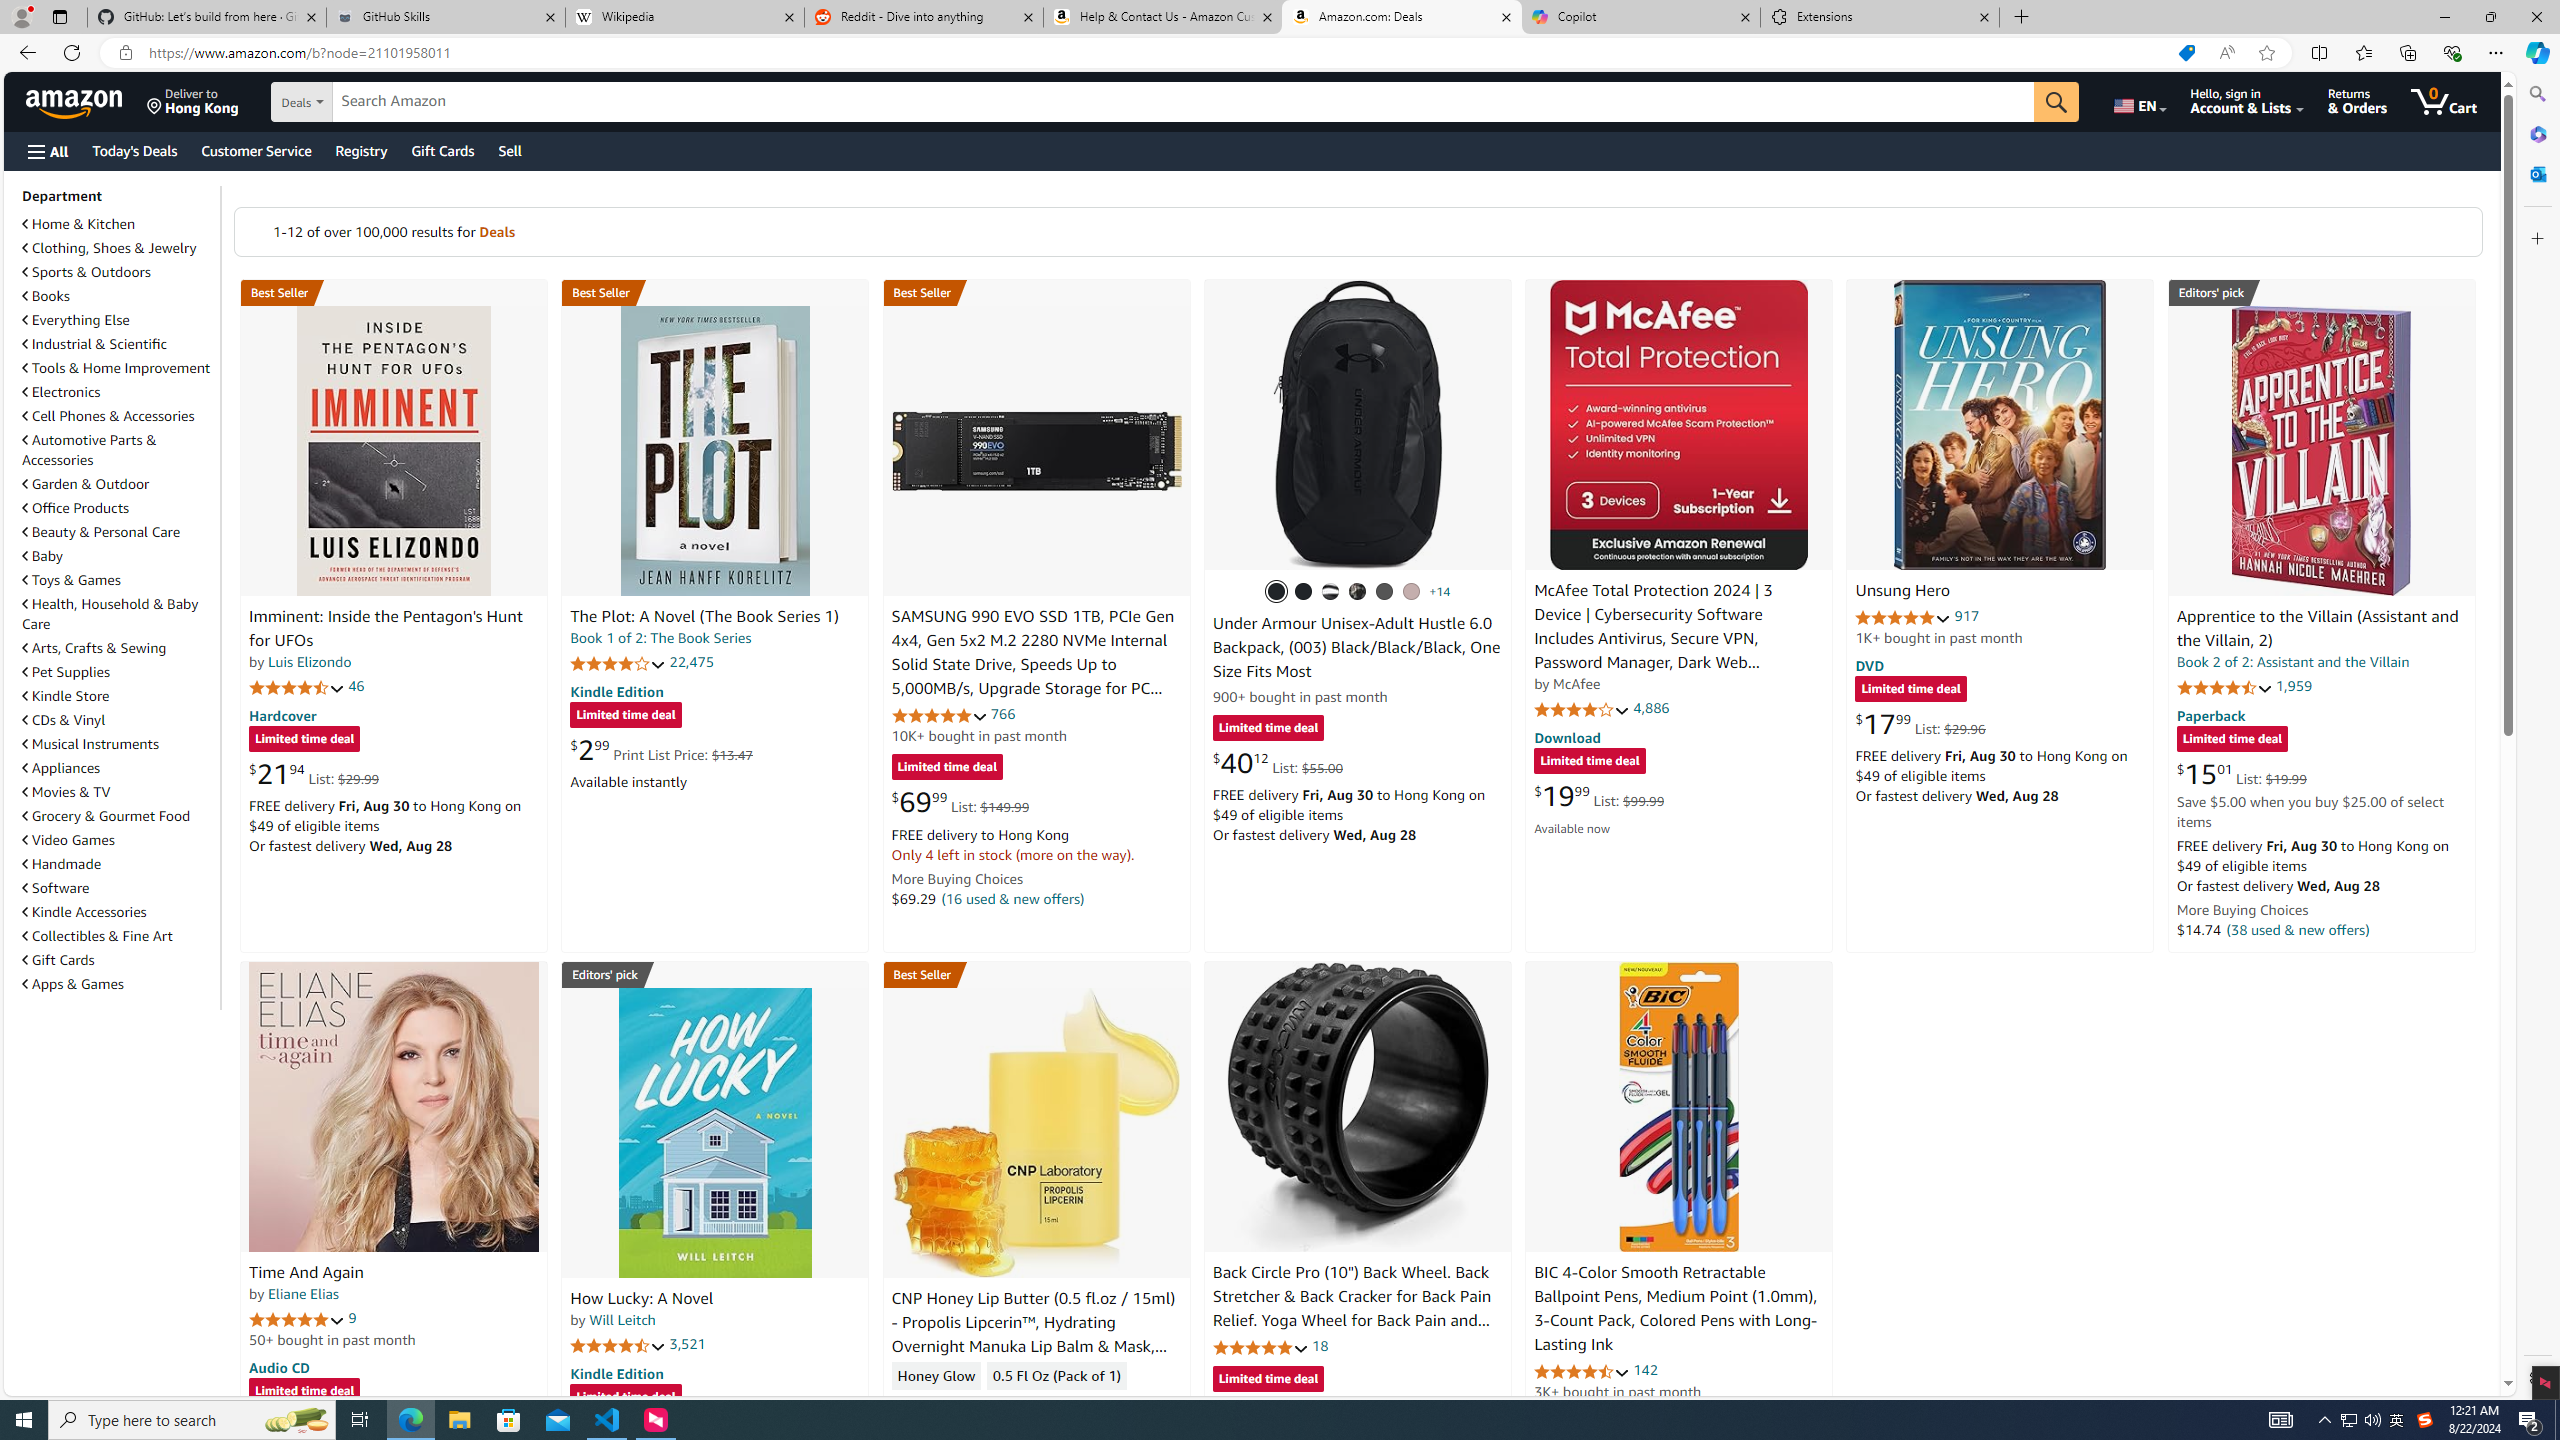 This screenshot has height=1440, width=2560. Describe the element at coordinates (2055, 102) in the screenshot. I see `'Go'` at that location.